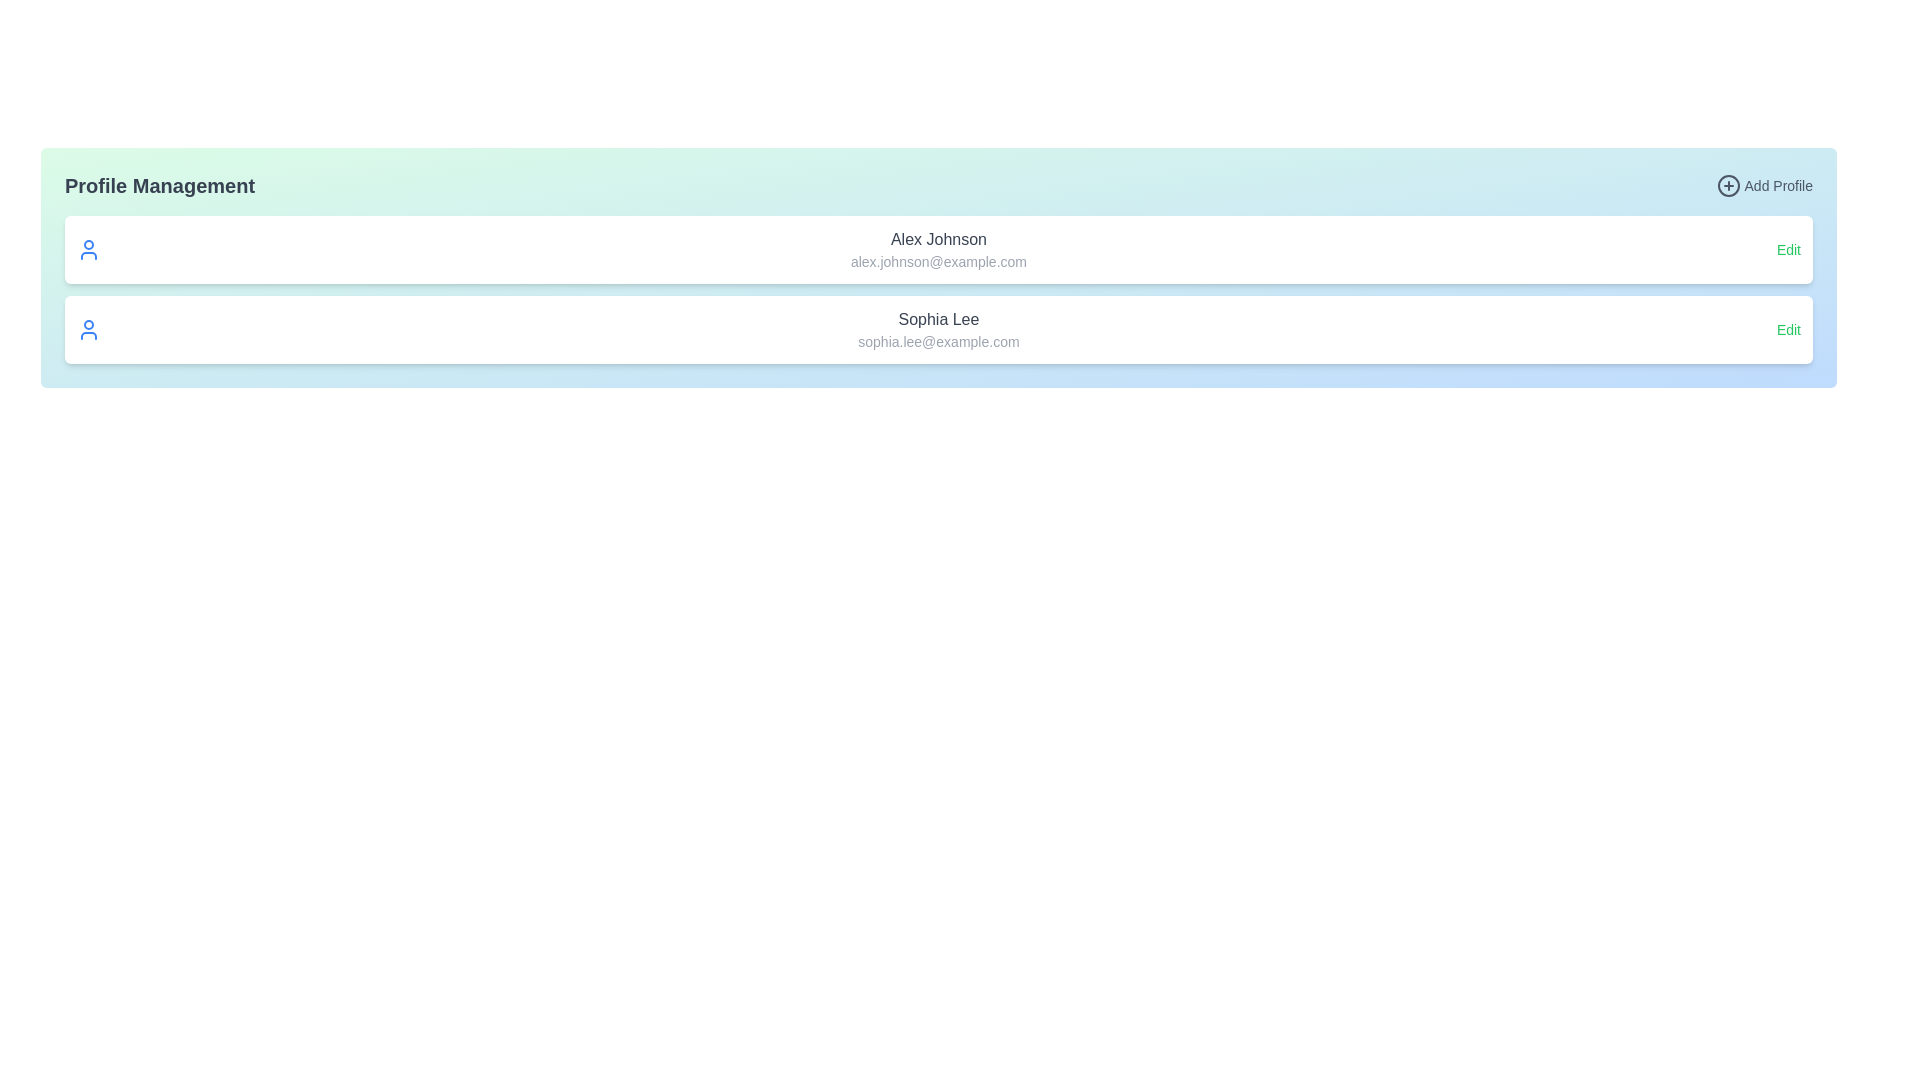 This screenshot has height=1080, width=1920. Describe the element at coordinates (937, 261) in the screenshot. I see `the non-interactive text label displaying the email address associated with user 'Alex Johnson', located immediately below the text line of 'Alex Johnson'` at that location.